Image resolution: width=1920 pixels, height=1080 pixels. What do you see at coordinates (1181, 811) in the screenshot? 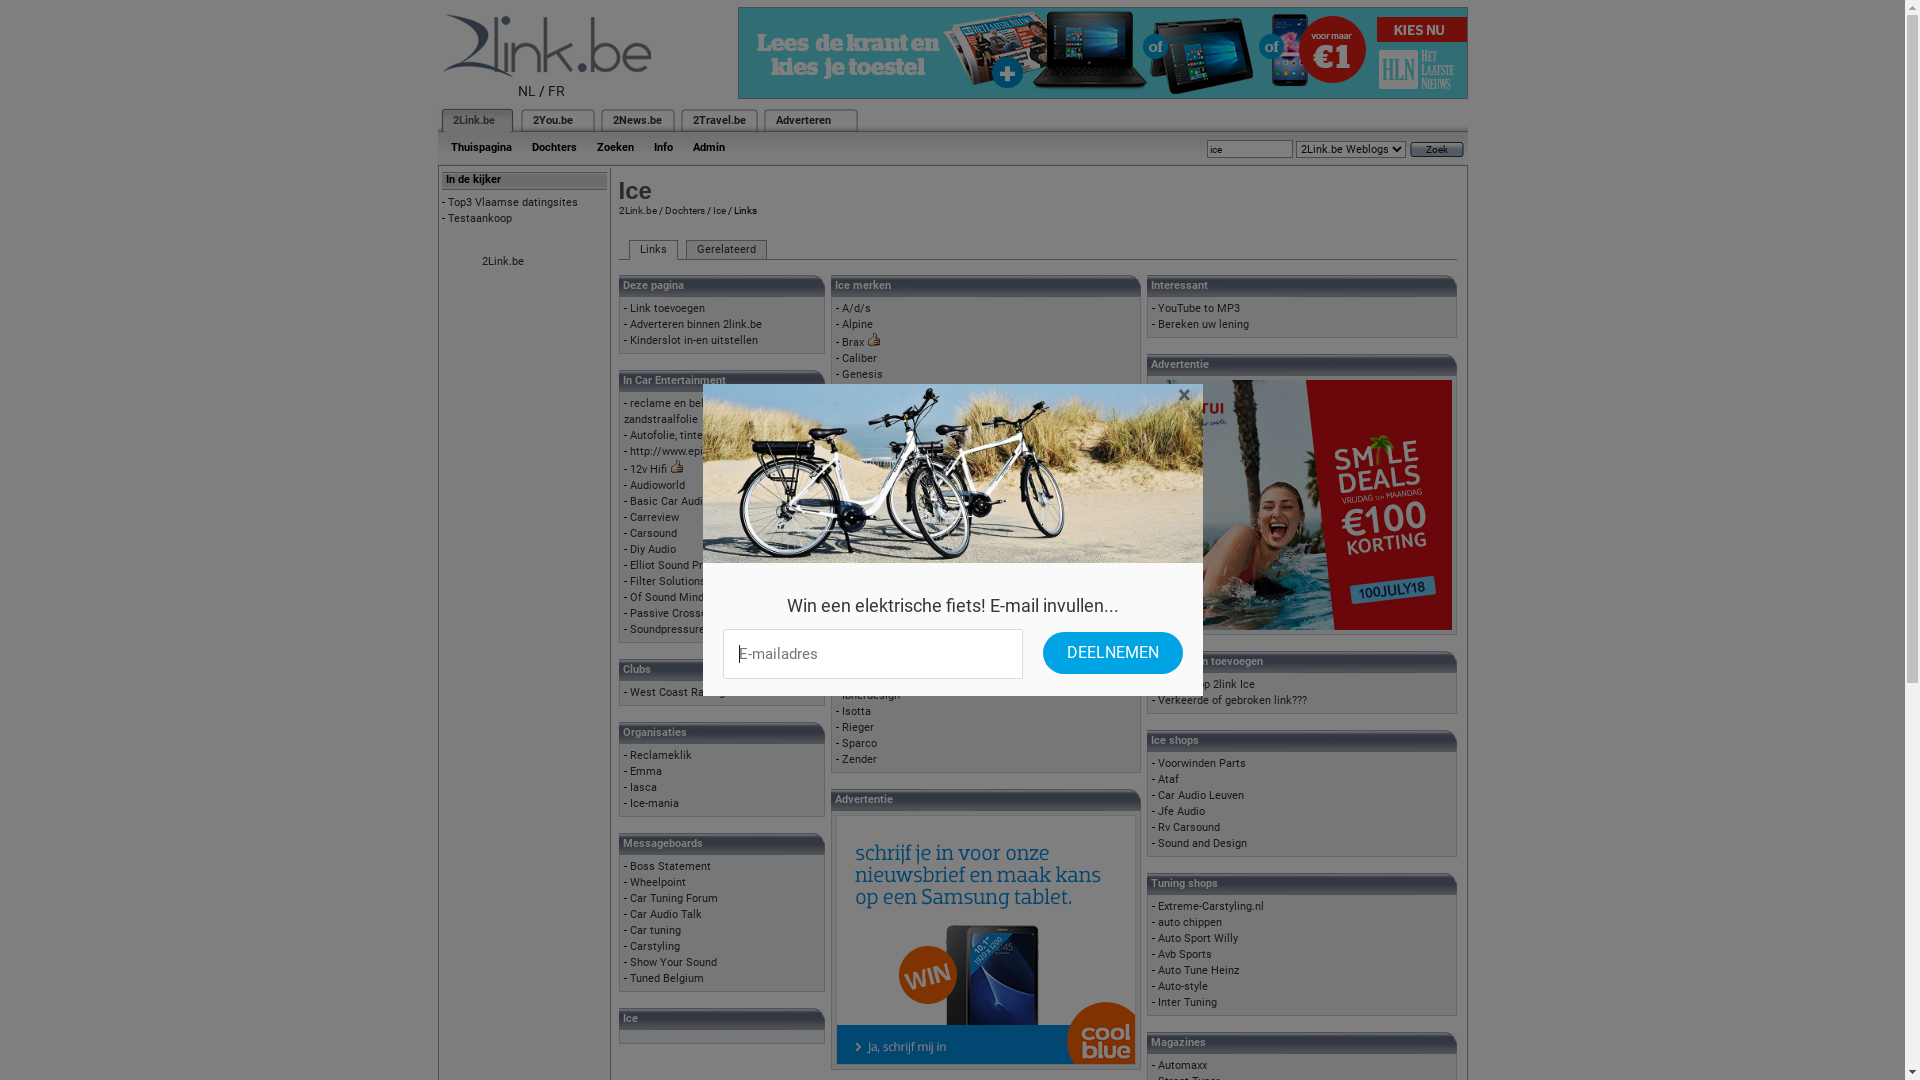
I see `'Jfe Audio'` at bounding box center [1181, 811].